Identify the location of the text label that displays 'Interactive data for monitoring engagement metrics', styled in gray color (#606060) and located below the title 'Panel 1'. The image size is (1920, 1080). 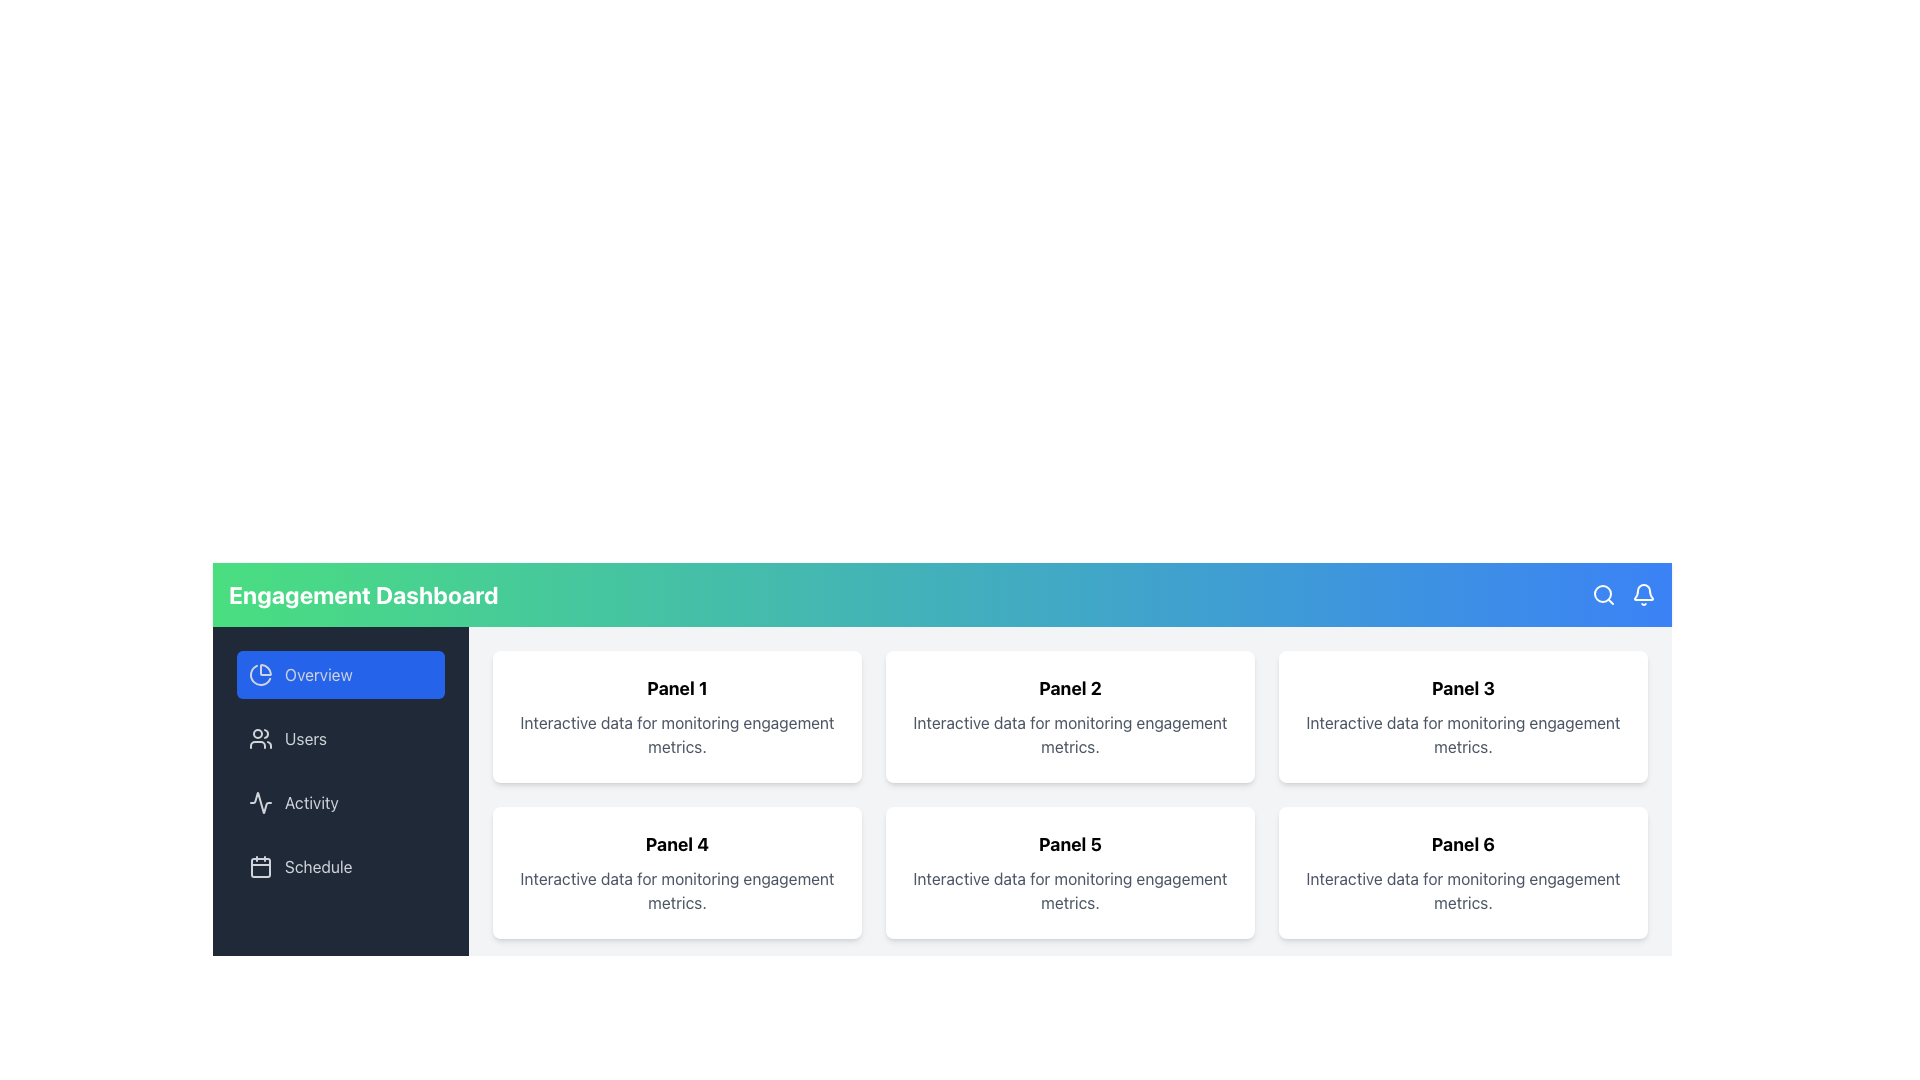
(677, 735).